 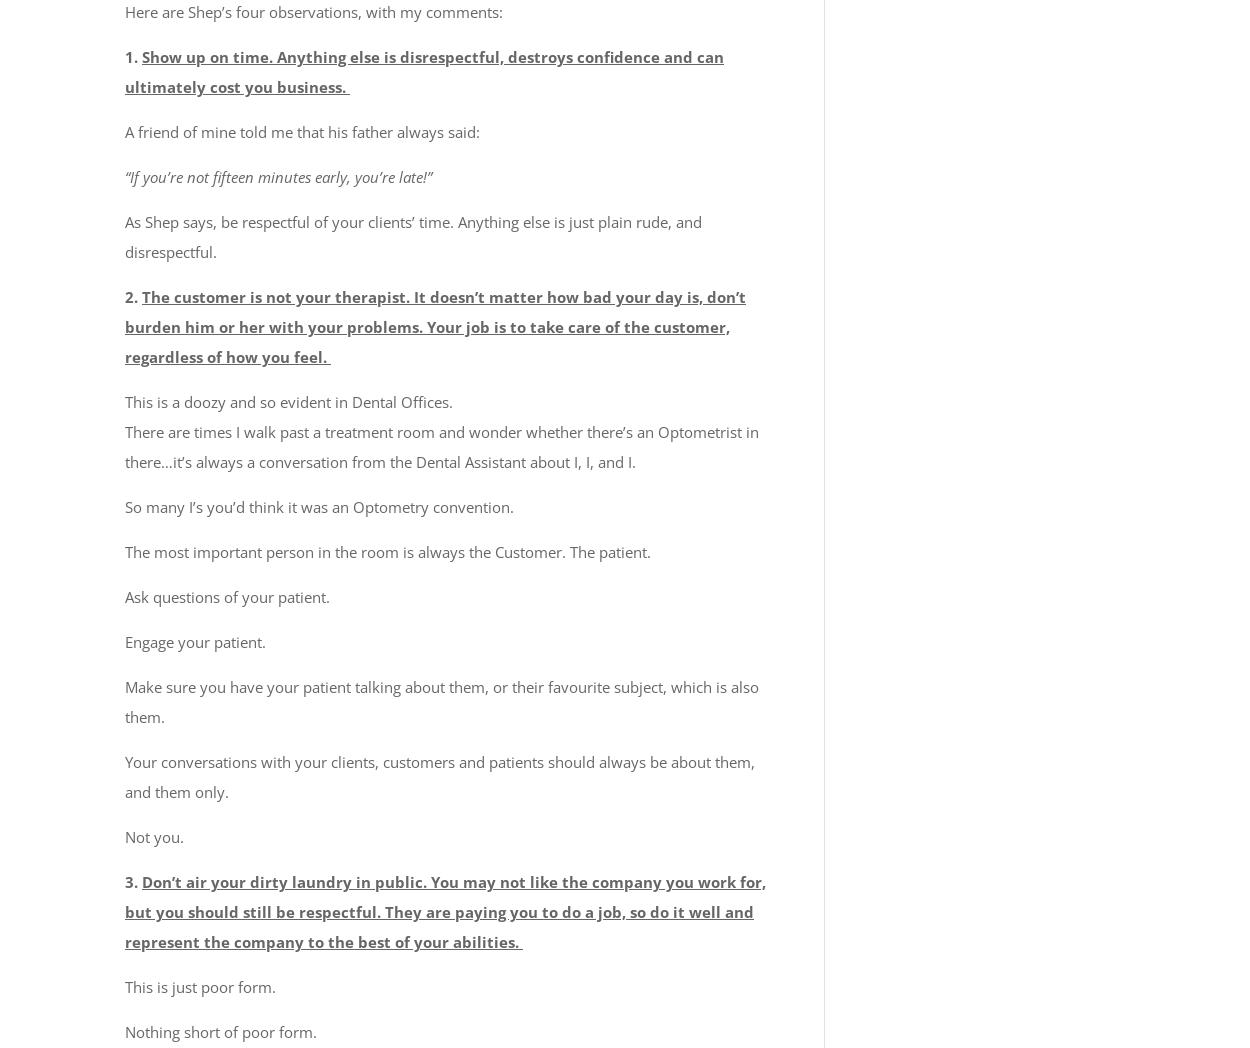 I want to click on 'Engage your patient.', so click(x=194, y=639).